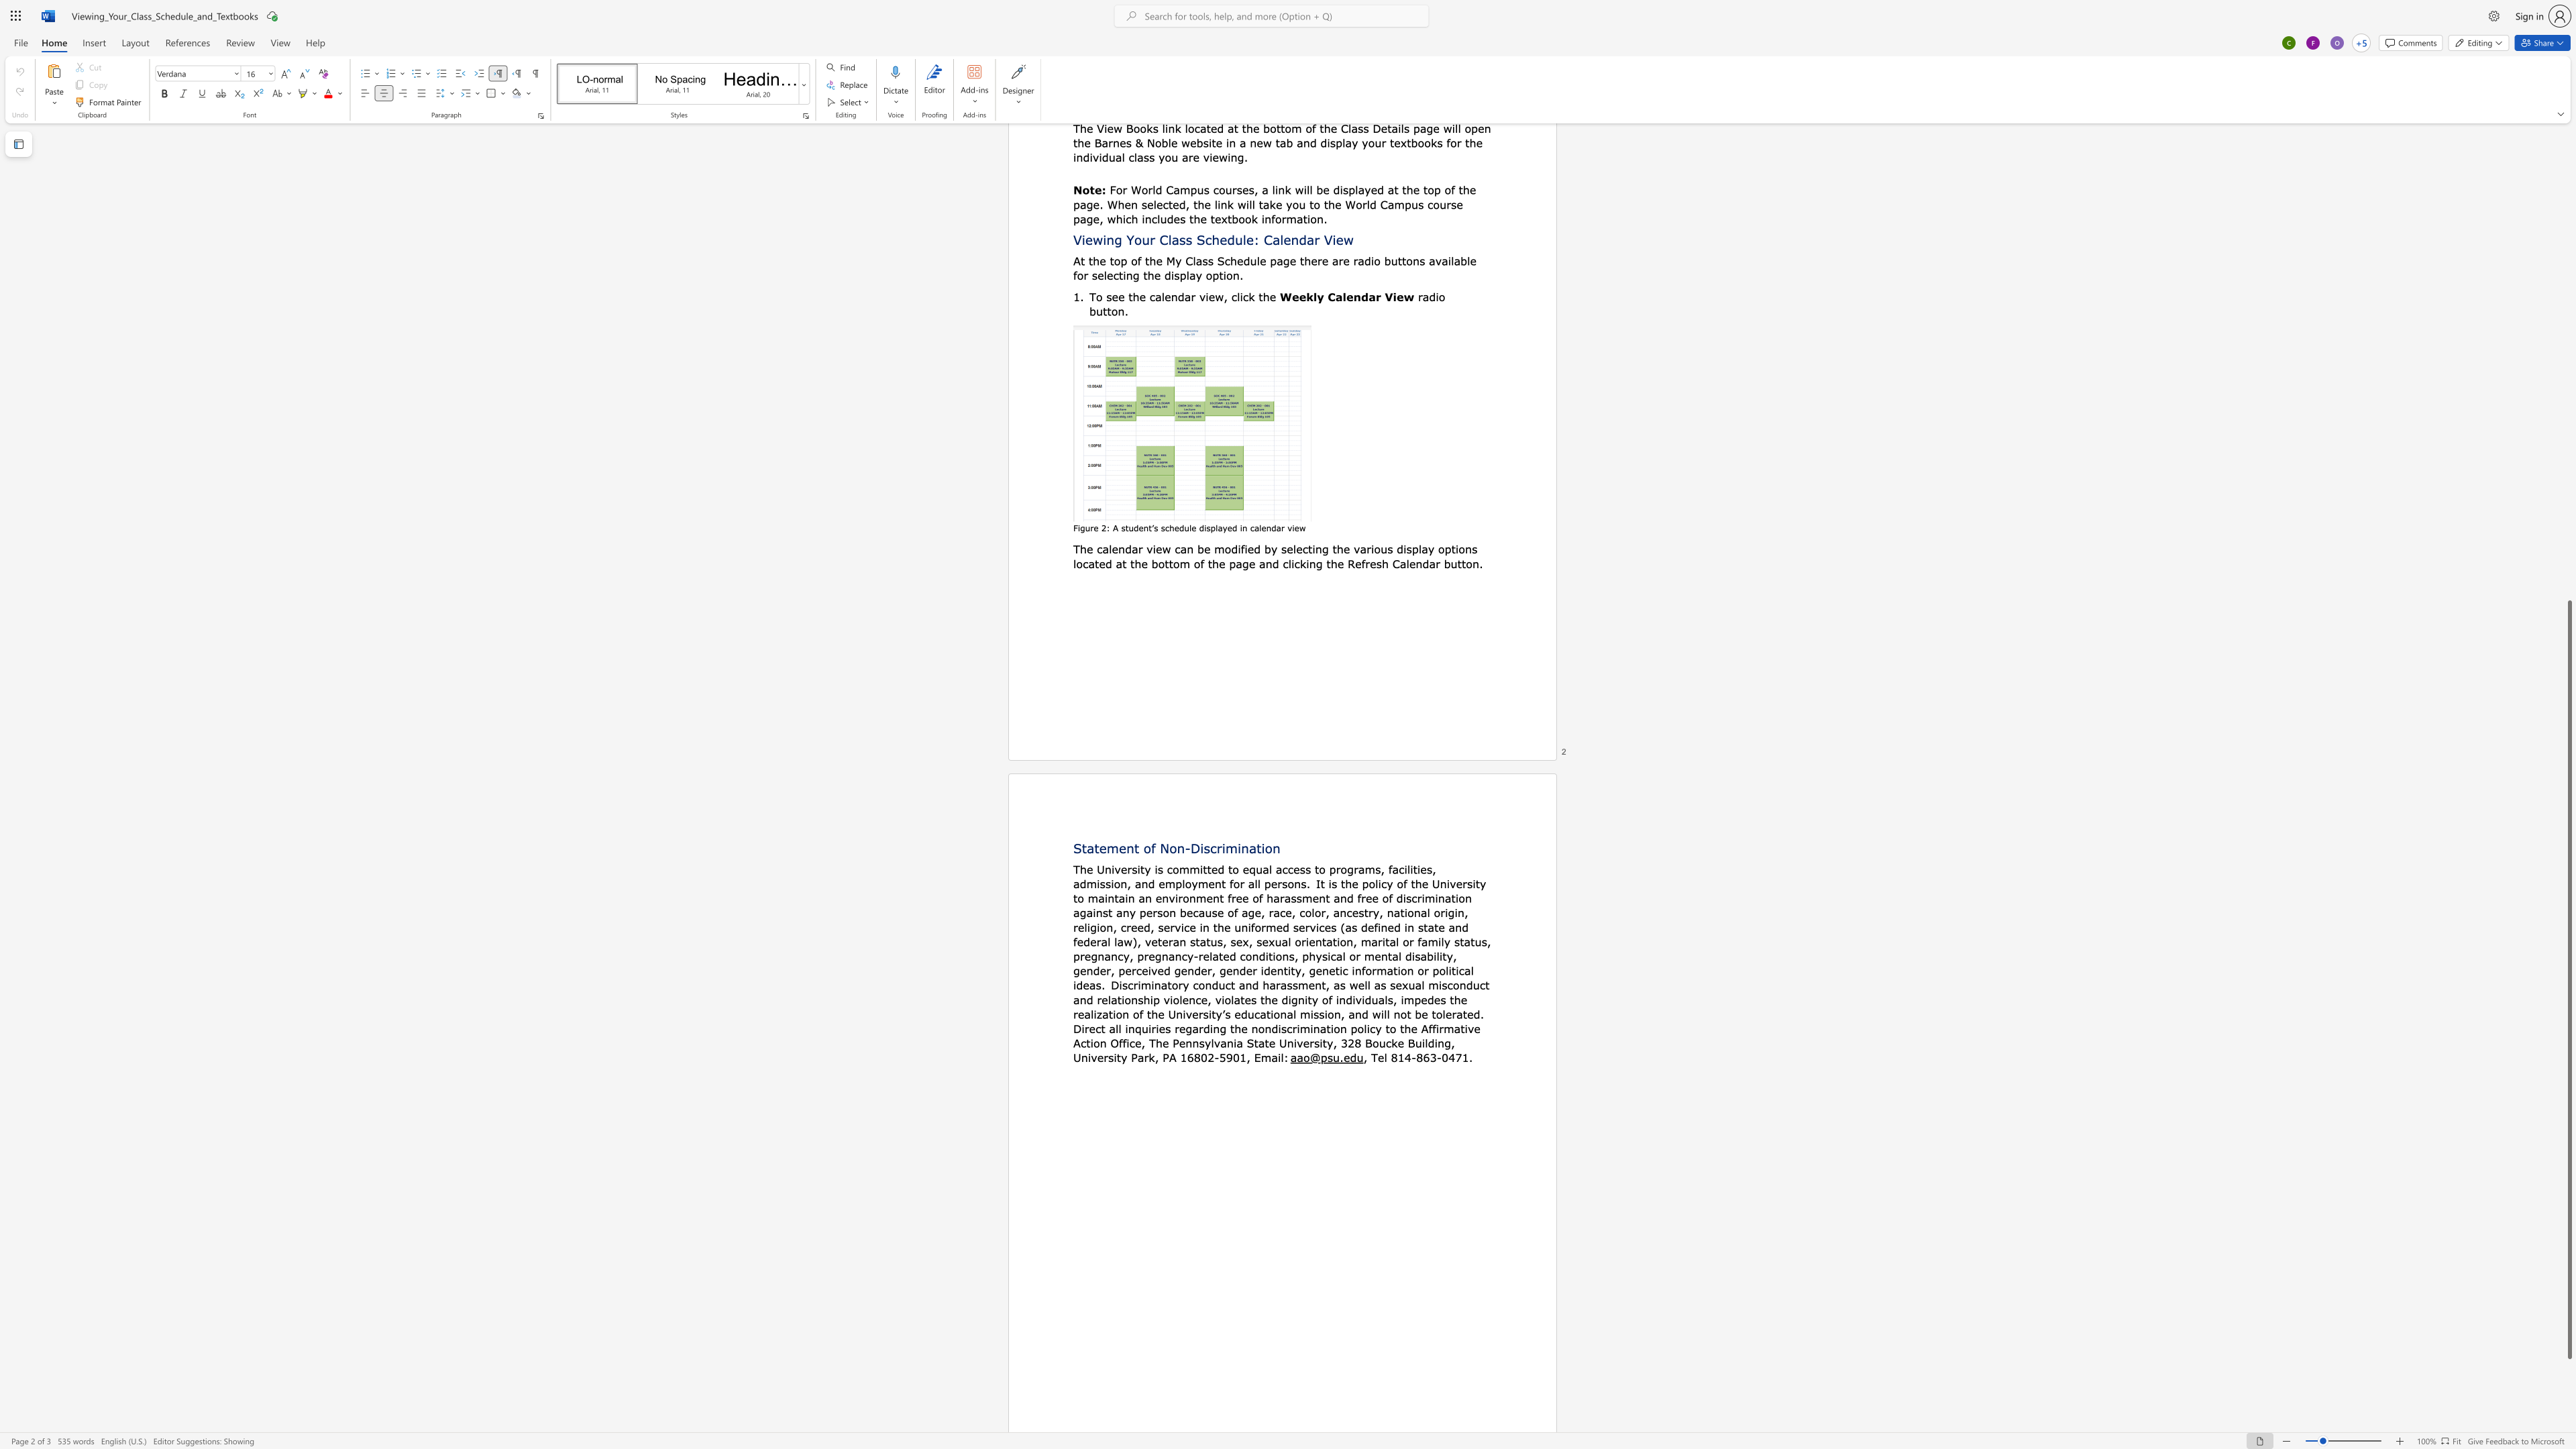 Image resolution: width=2576 pixels, height=1449 pixels. Describe the element at coordinates (2568, 207) in the screenshot. I see `the scrollbar to slide the page up` at that location.